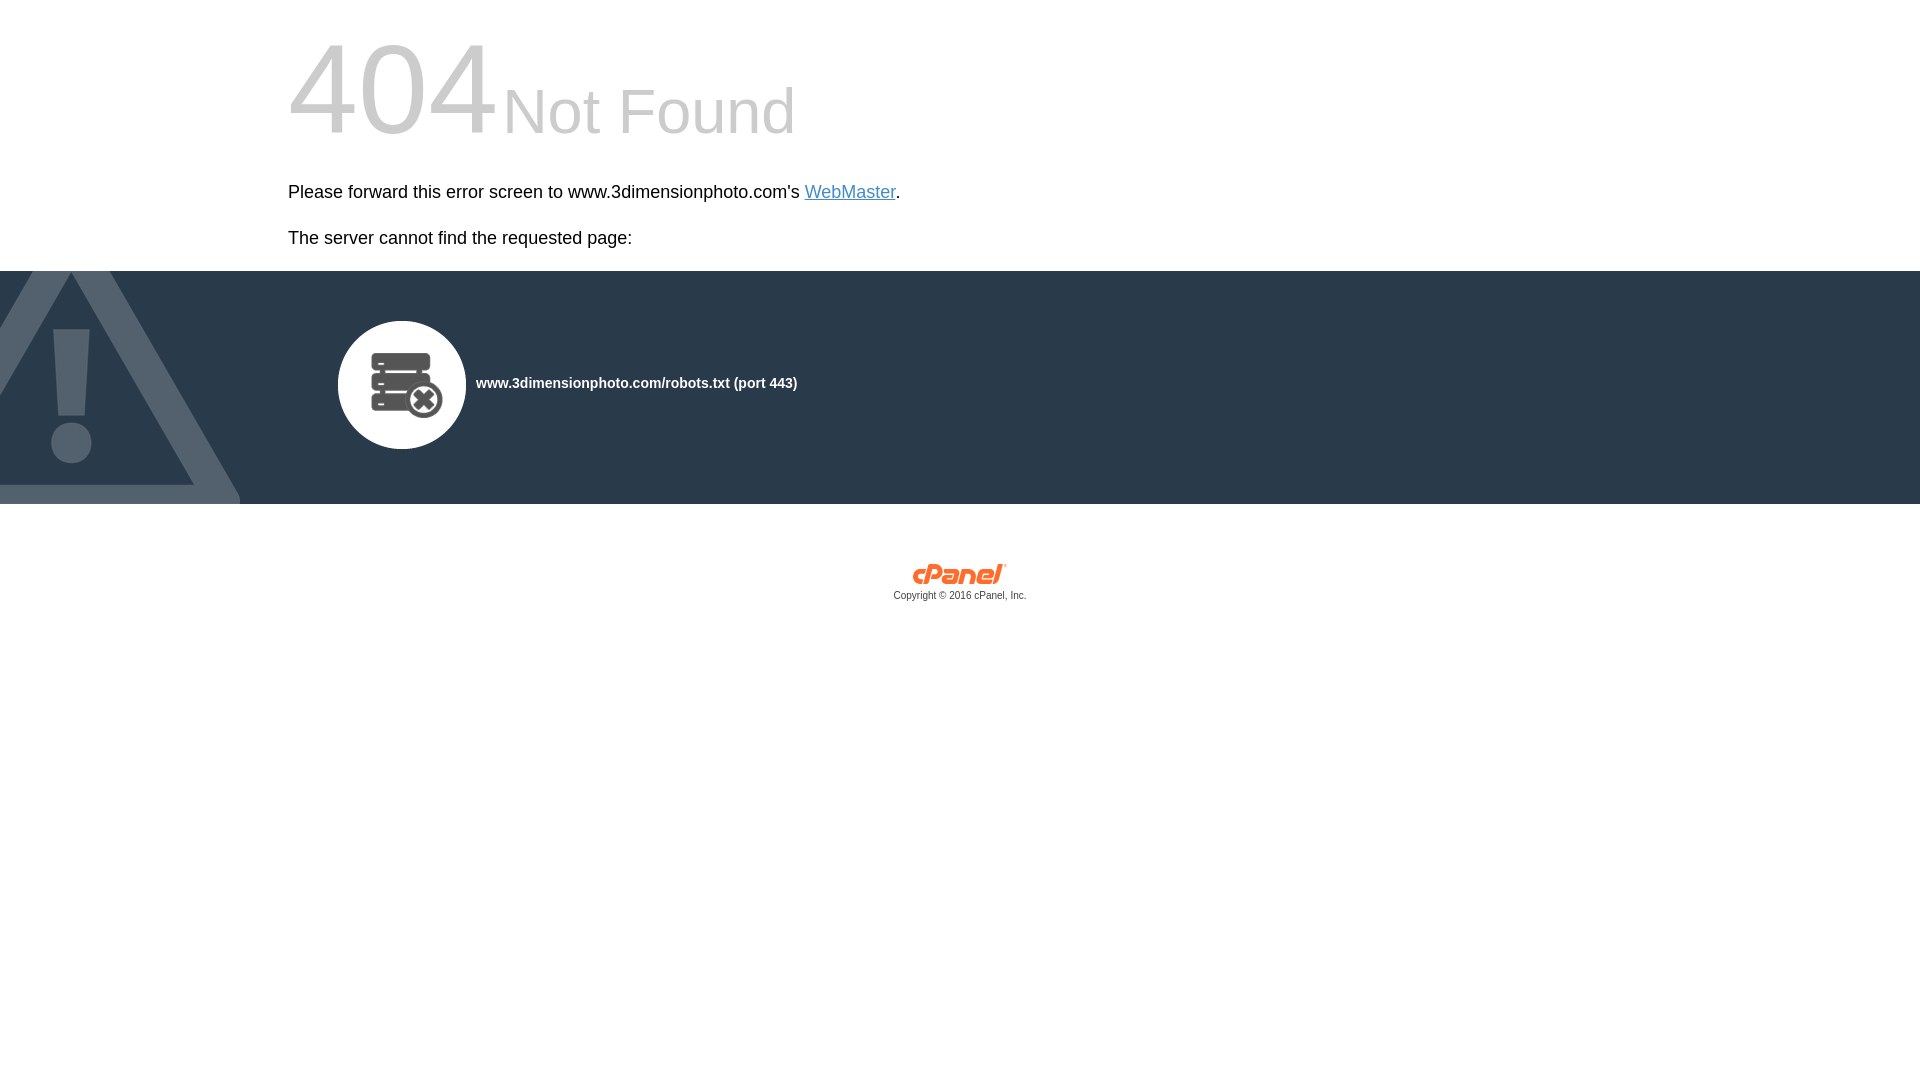  Describe the element at coordinates (850, 192) in the screenshot. I see `'WebMaster'` at that location.